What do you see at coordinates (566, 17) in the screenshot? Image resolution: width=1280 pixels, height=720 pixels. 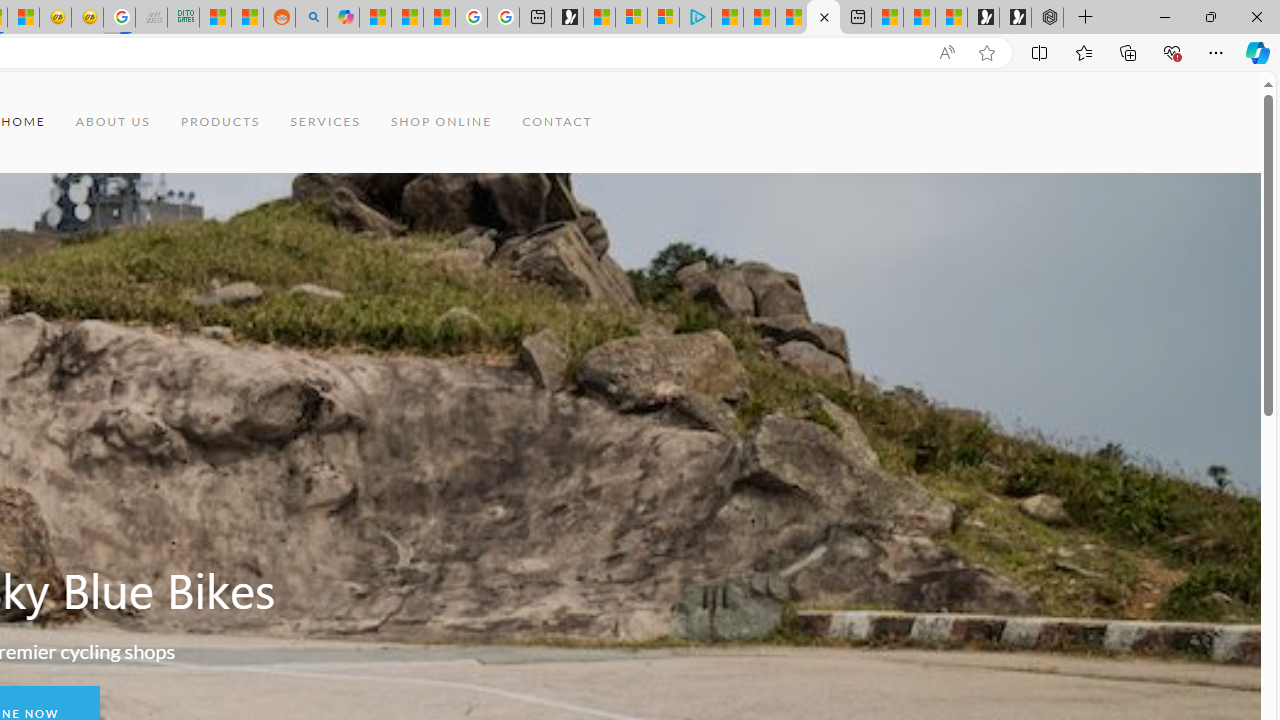 I see `'Microsoft Start Gaming'` at bounding box center [566, 17].